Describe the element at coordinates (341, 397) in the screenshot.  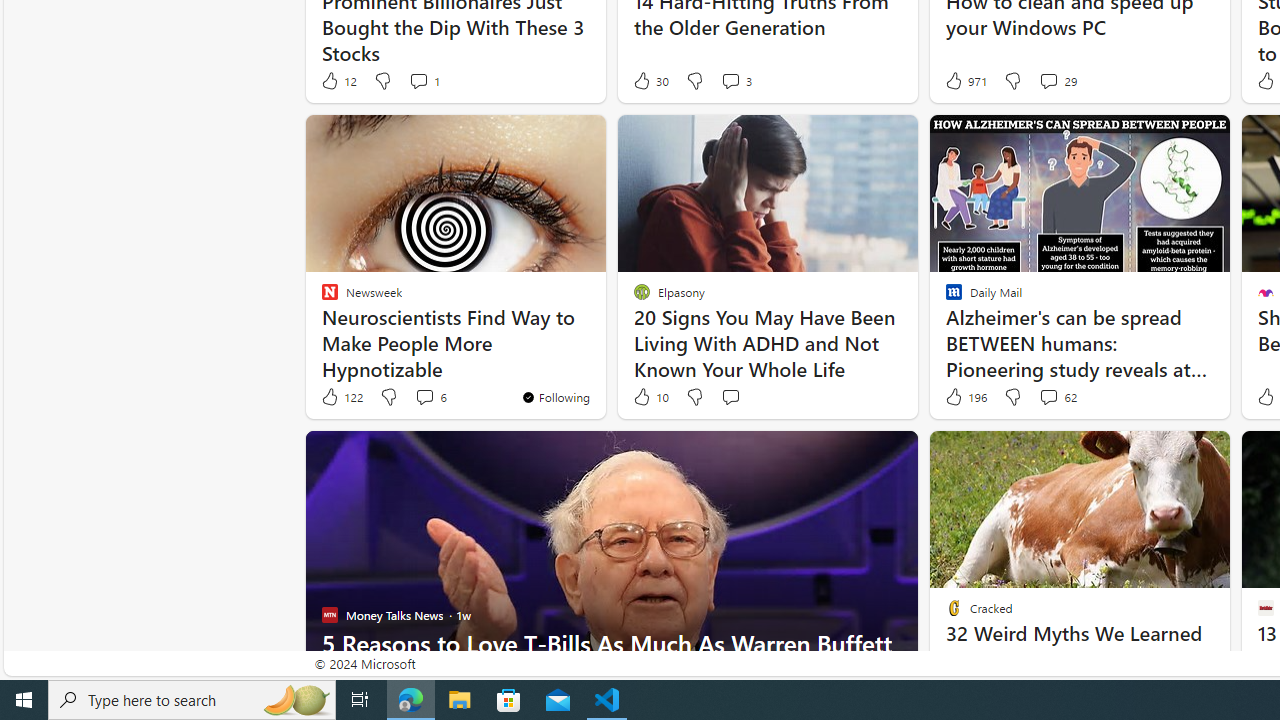
I see `'122 Like'` at that location.